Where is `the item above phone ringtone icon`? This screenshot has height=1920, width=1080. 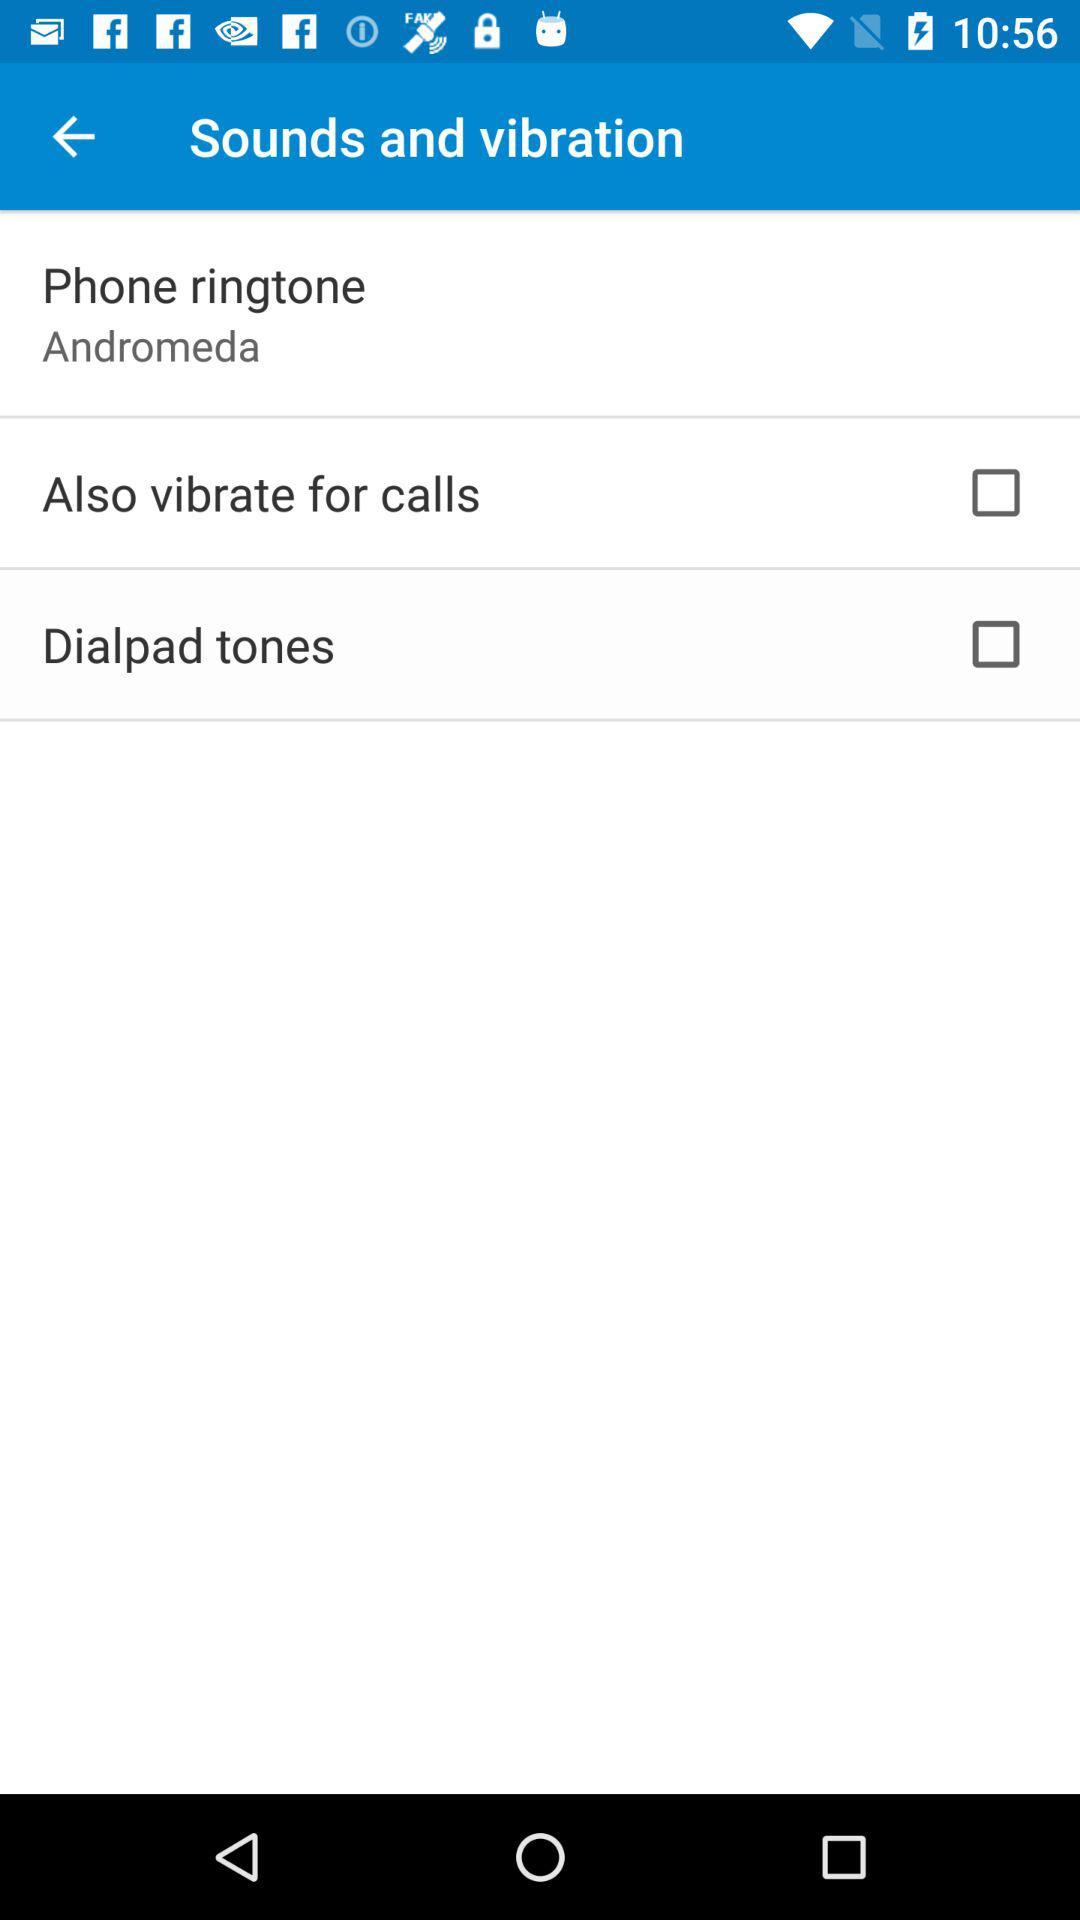
the item above phone ringtone icon is located at coordinates (72, 135).